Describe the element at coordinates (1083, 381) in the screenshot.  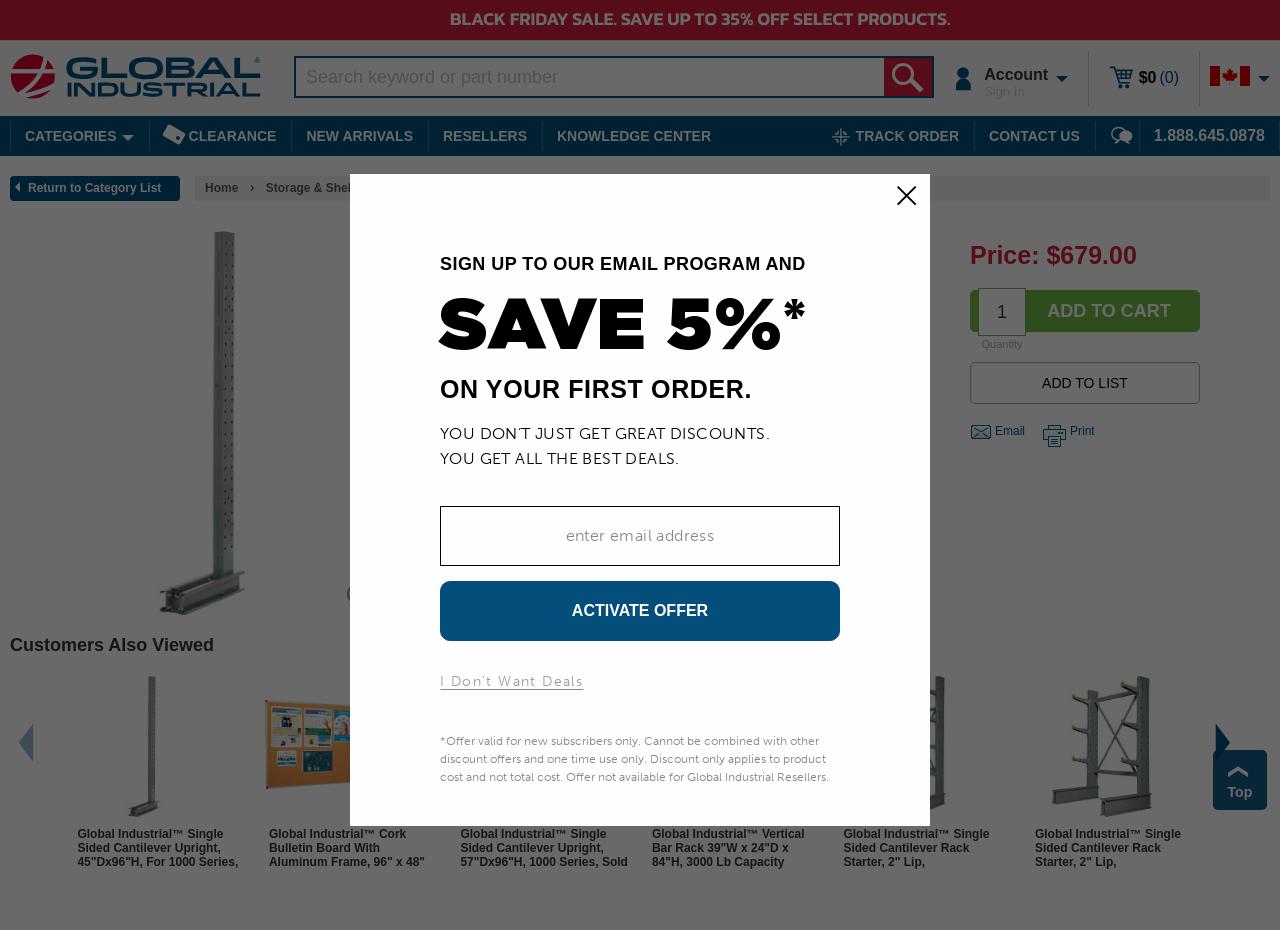
I see `'Add to List'` at that location.